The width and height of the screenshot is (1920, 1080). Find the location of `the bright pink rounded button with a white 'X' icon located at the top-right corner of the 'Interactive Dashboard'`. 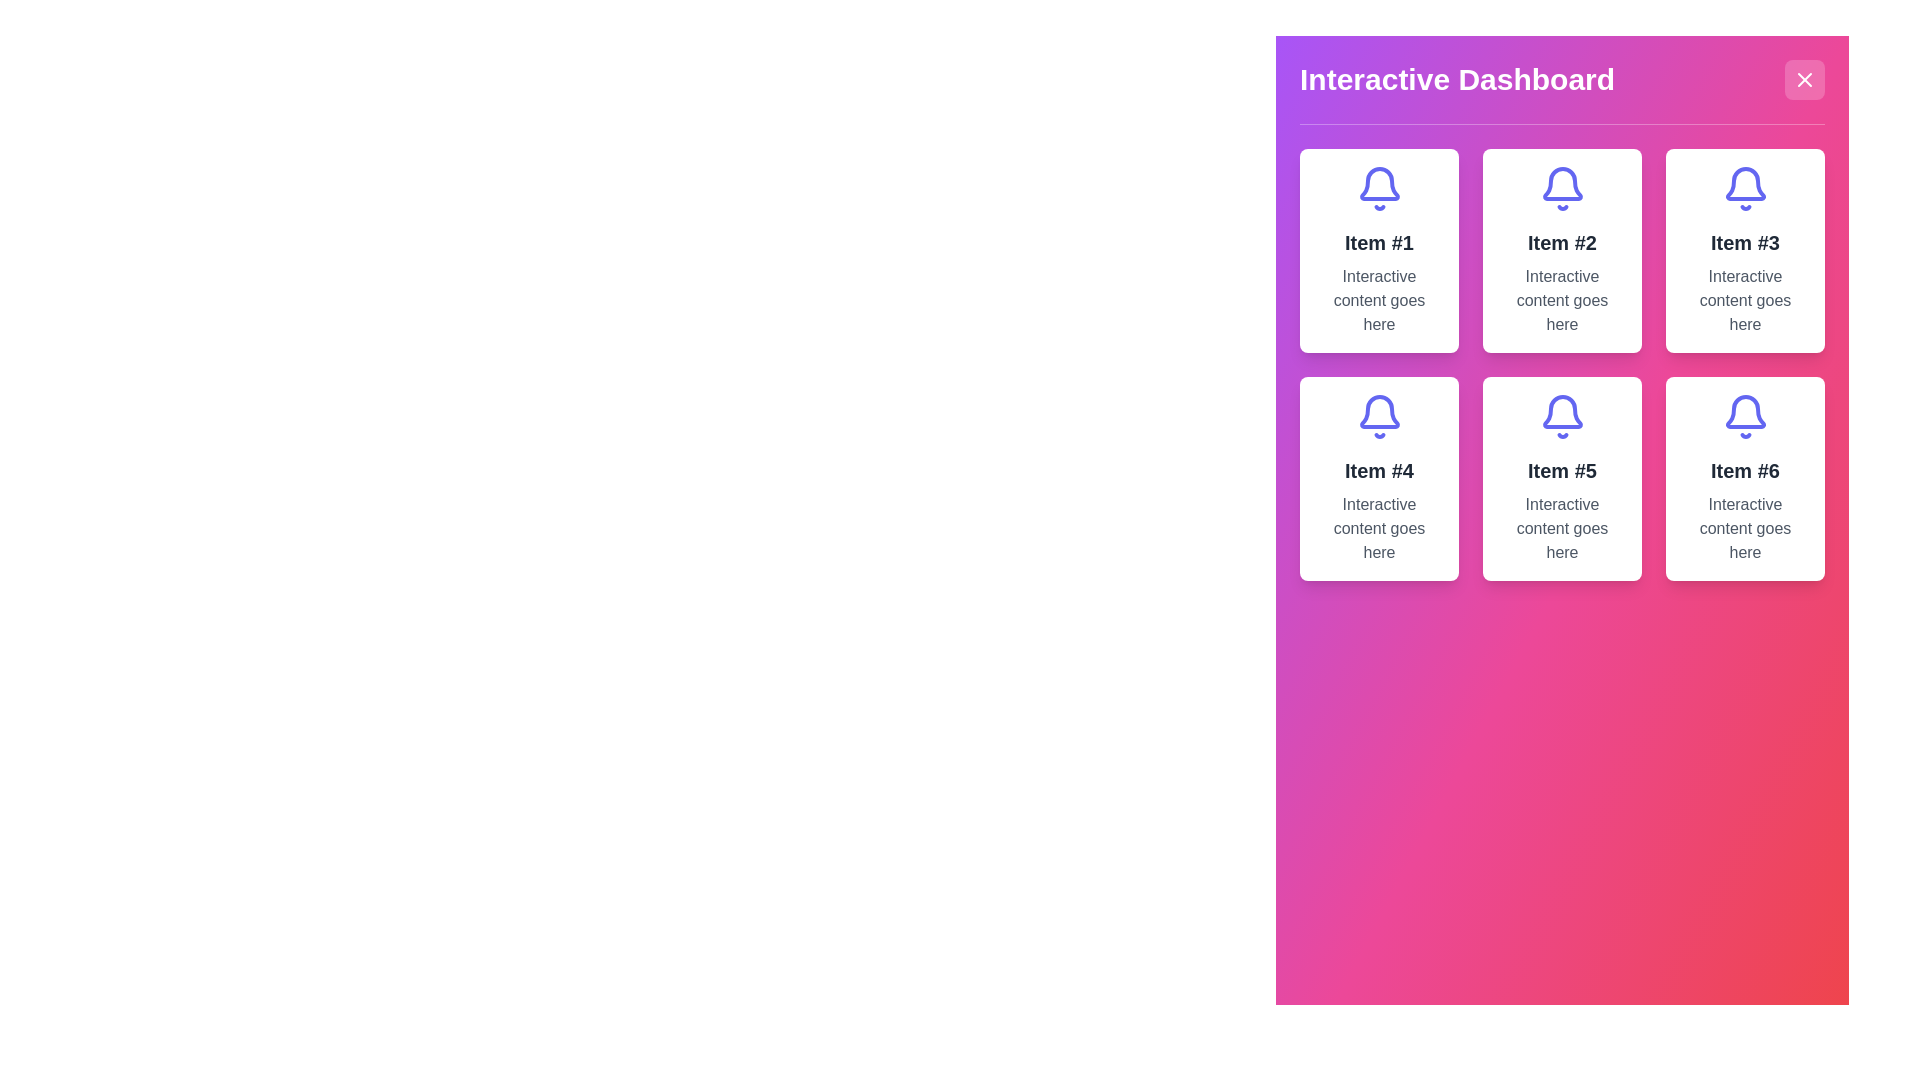

the bright pink rounded button with a white 'X' icon located at the top-right corner of the 'Interactive Dashboard' is located at coordinates (1804, 79).